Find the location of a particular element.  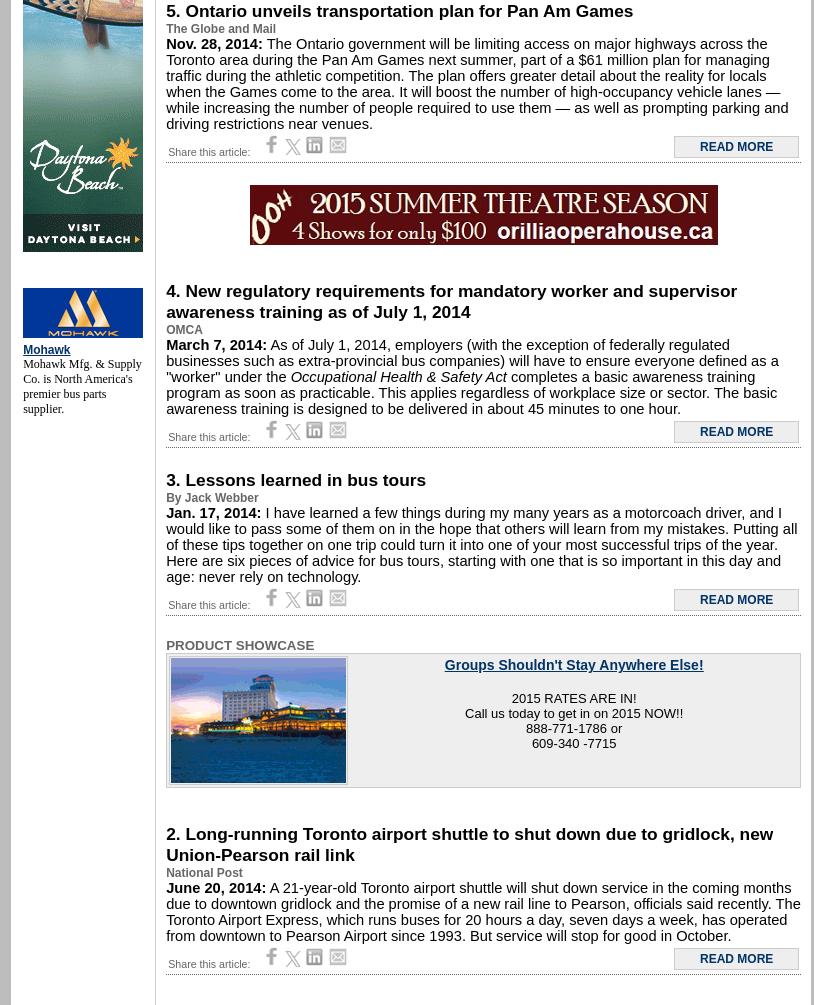

'888-771-1786 or' is located at coordinates (573, 728).